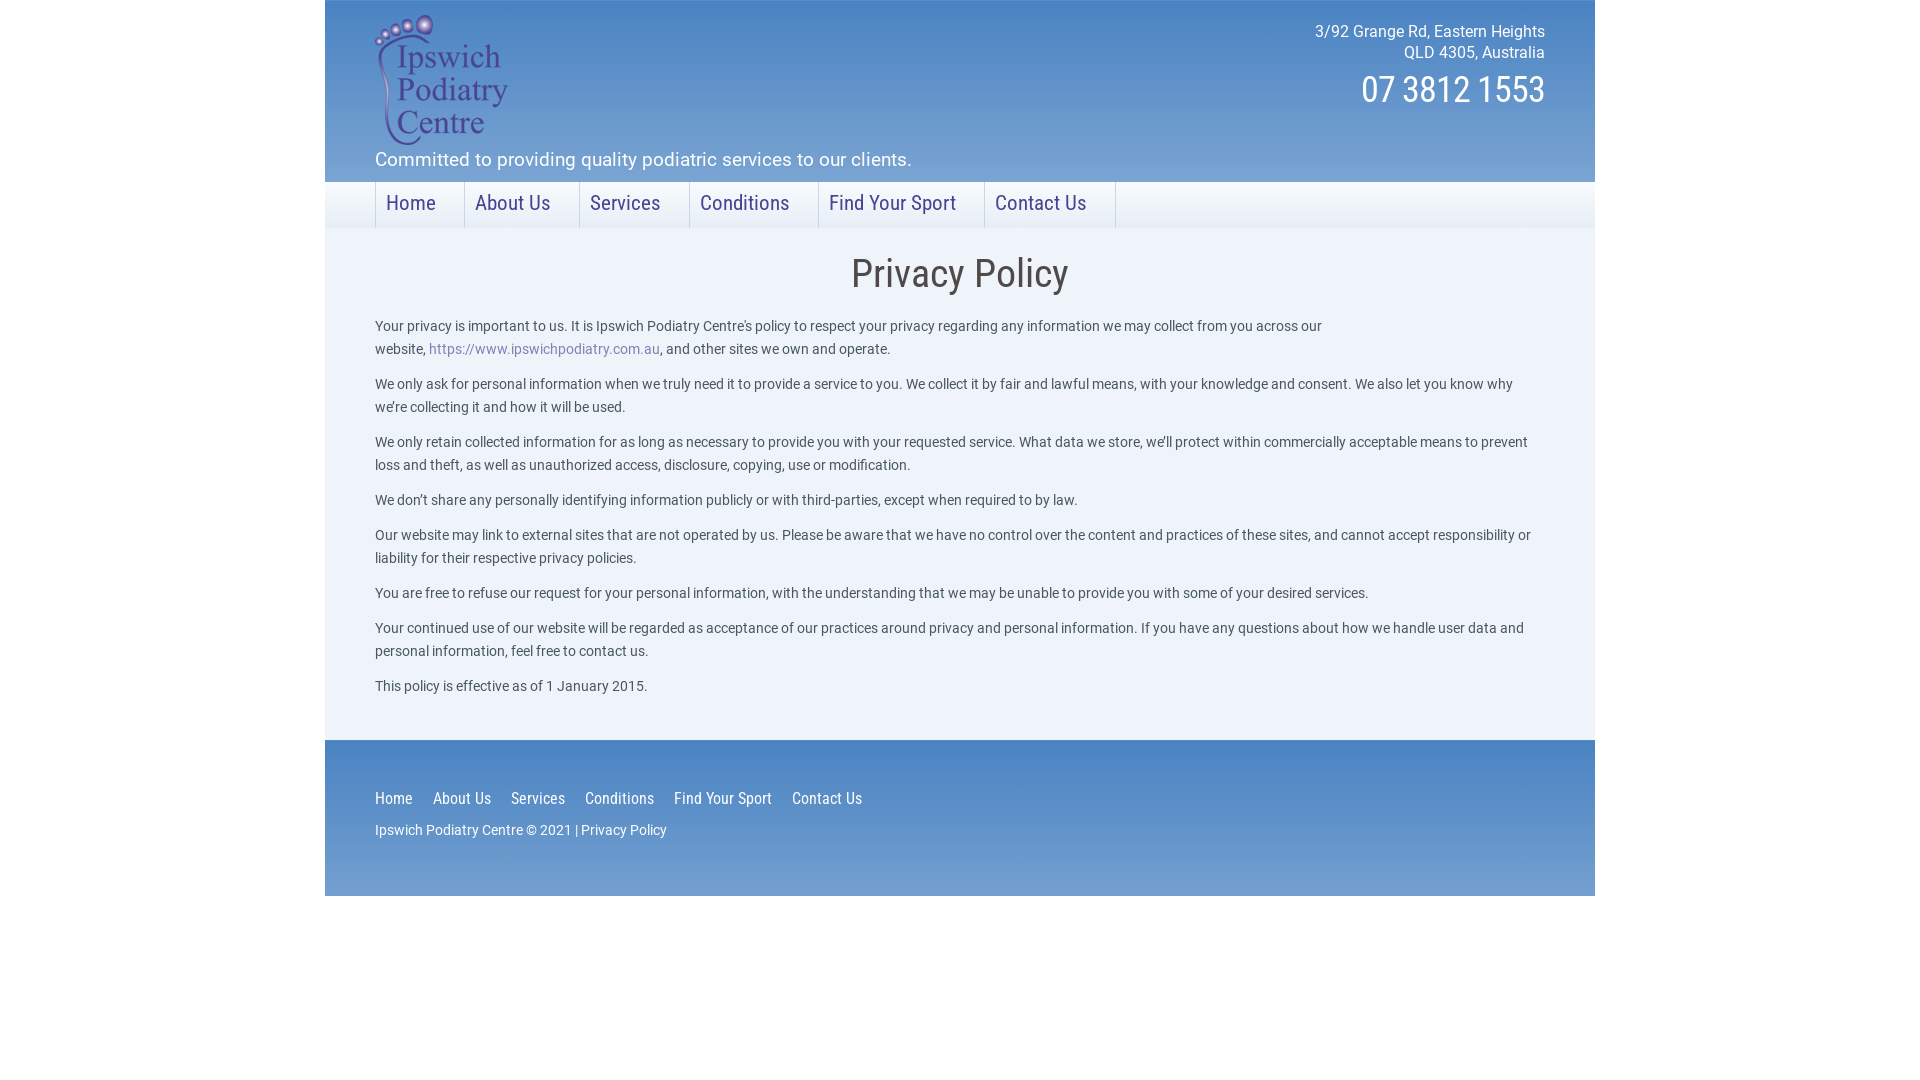 This screenshot has height=1080, width=1920. What do you see at coordinates (633, 204) in the screenshot?
I see `'Services'` at bounding box center [633, 204].